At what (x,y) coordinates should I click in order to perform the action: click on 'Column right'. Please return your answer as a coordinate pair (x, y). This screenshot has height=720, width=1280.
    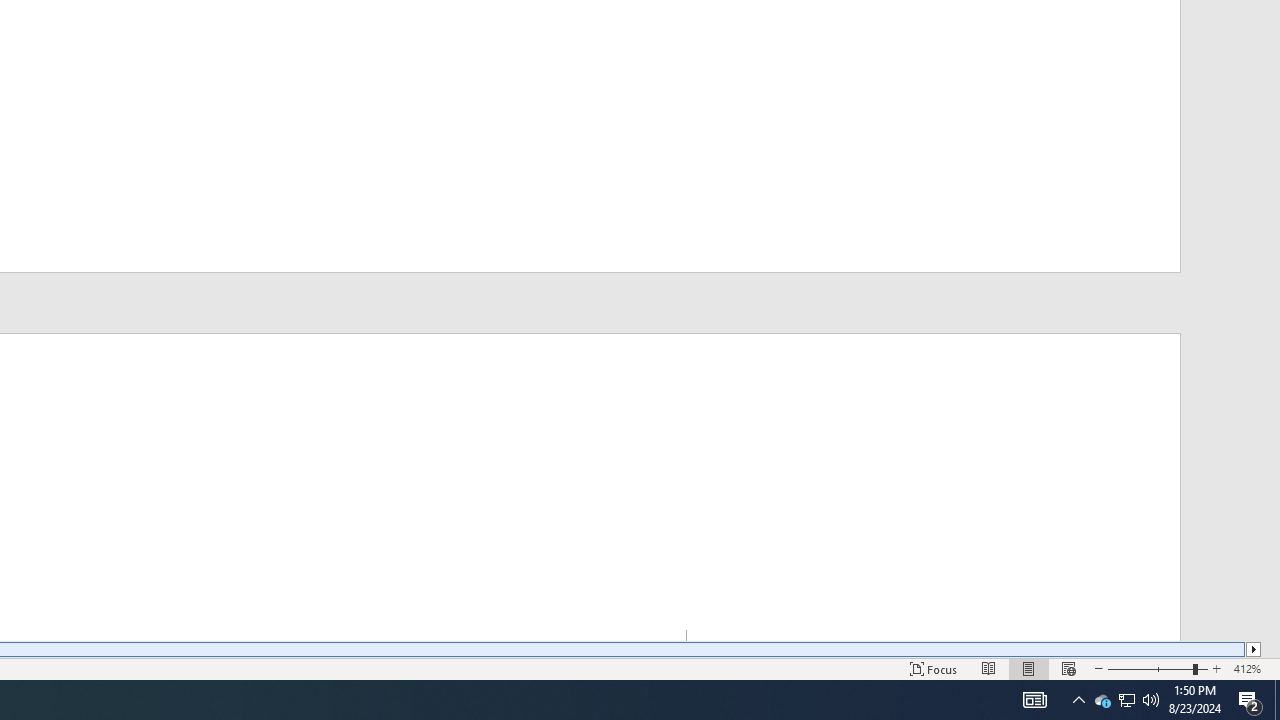
    Looking at the image, I should click on (1253, 649).